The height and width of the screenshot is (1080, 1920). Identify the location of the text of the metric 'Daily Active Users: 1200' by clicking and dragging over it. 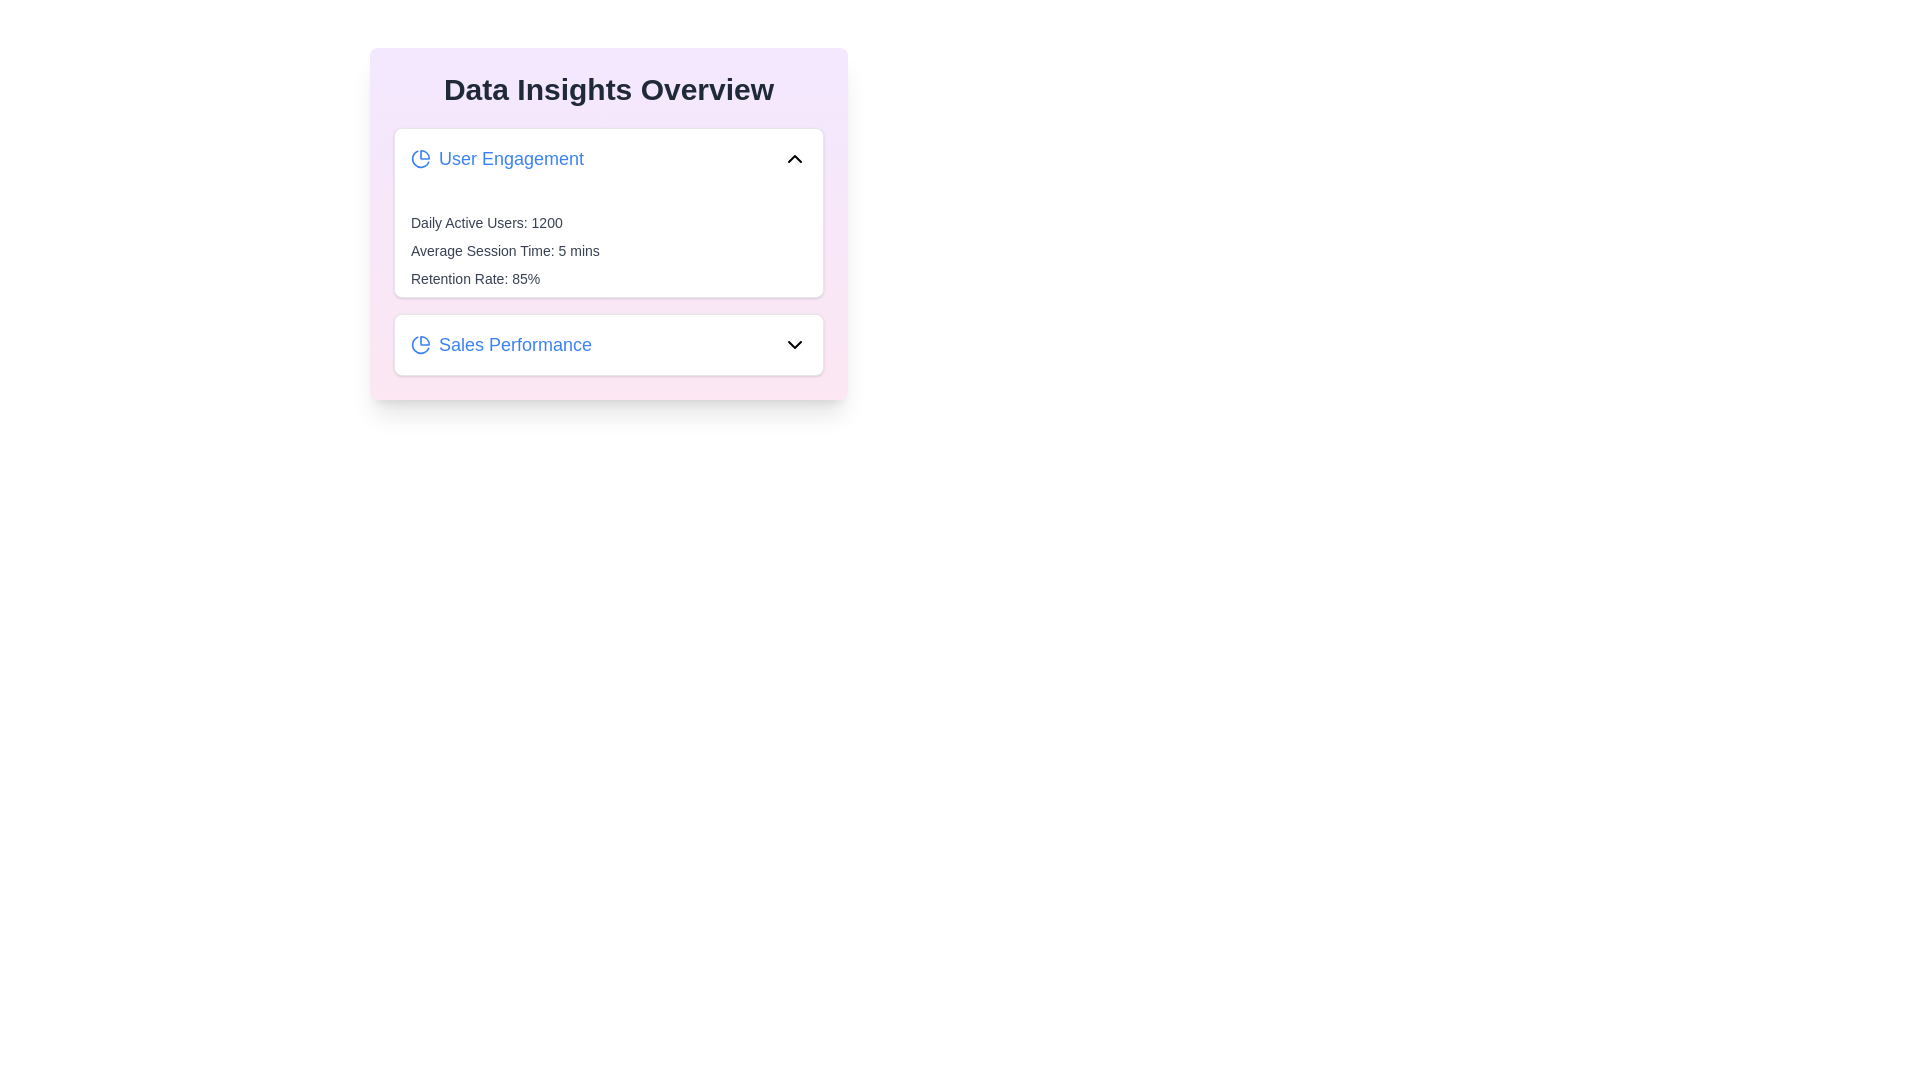
(410, 212).